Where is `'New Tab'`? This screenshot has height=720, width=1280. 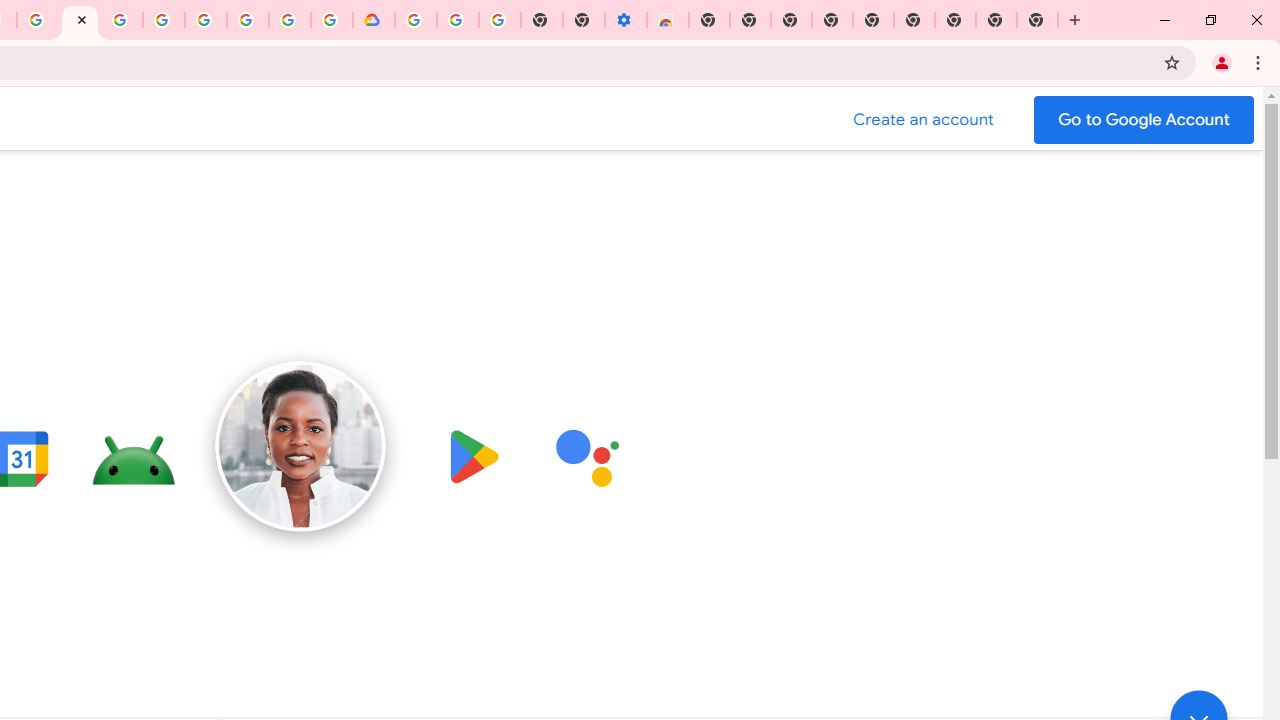 'New Tab' is located at coordinates (1038, 20).